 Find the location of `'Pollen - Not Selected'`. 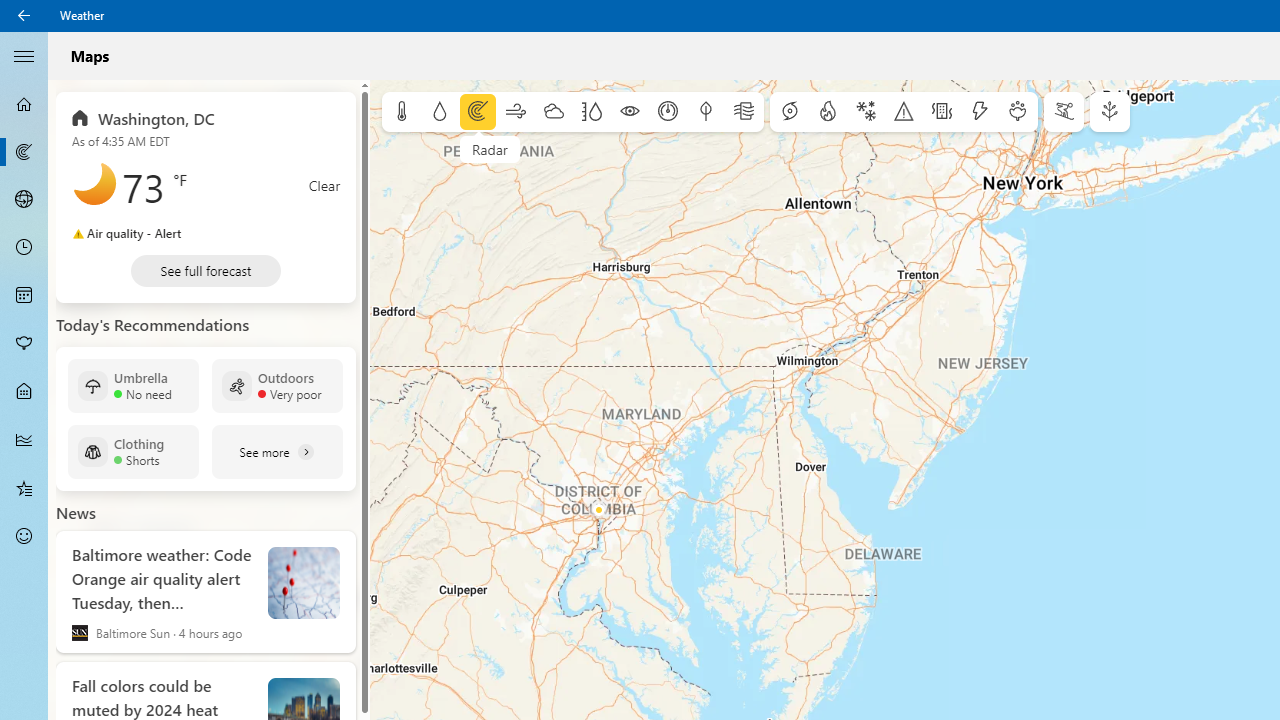

'Pollen - Not Selected' is located at coordinates (24, 342).